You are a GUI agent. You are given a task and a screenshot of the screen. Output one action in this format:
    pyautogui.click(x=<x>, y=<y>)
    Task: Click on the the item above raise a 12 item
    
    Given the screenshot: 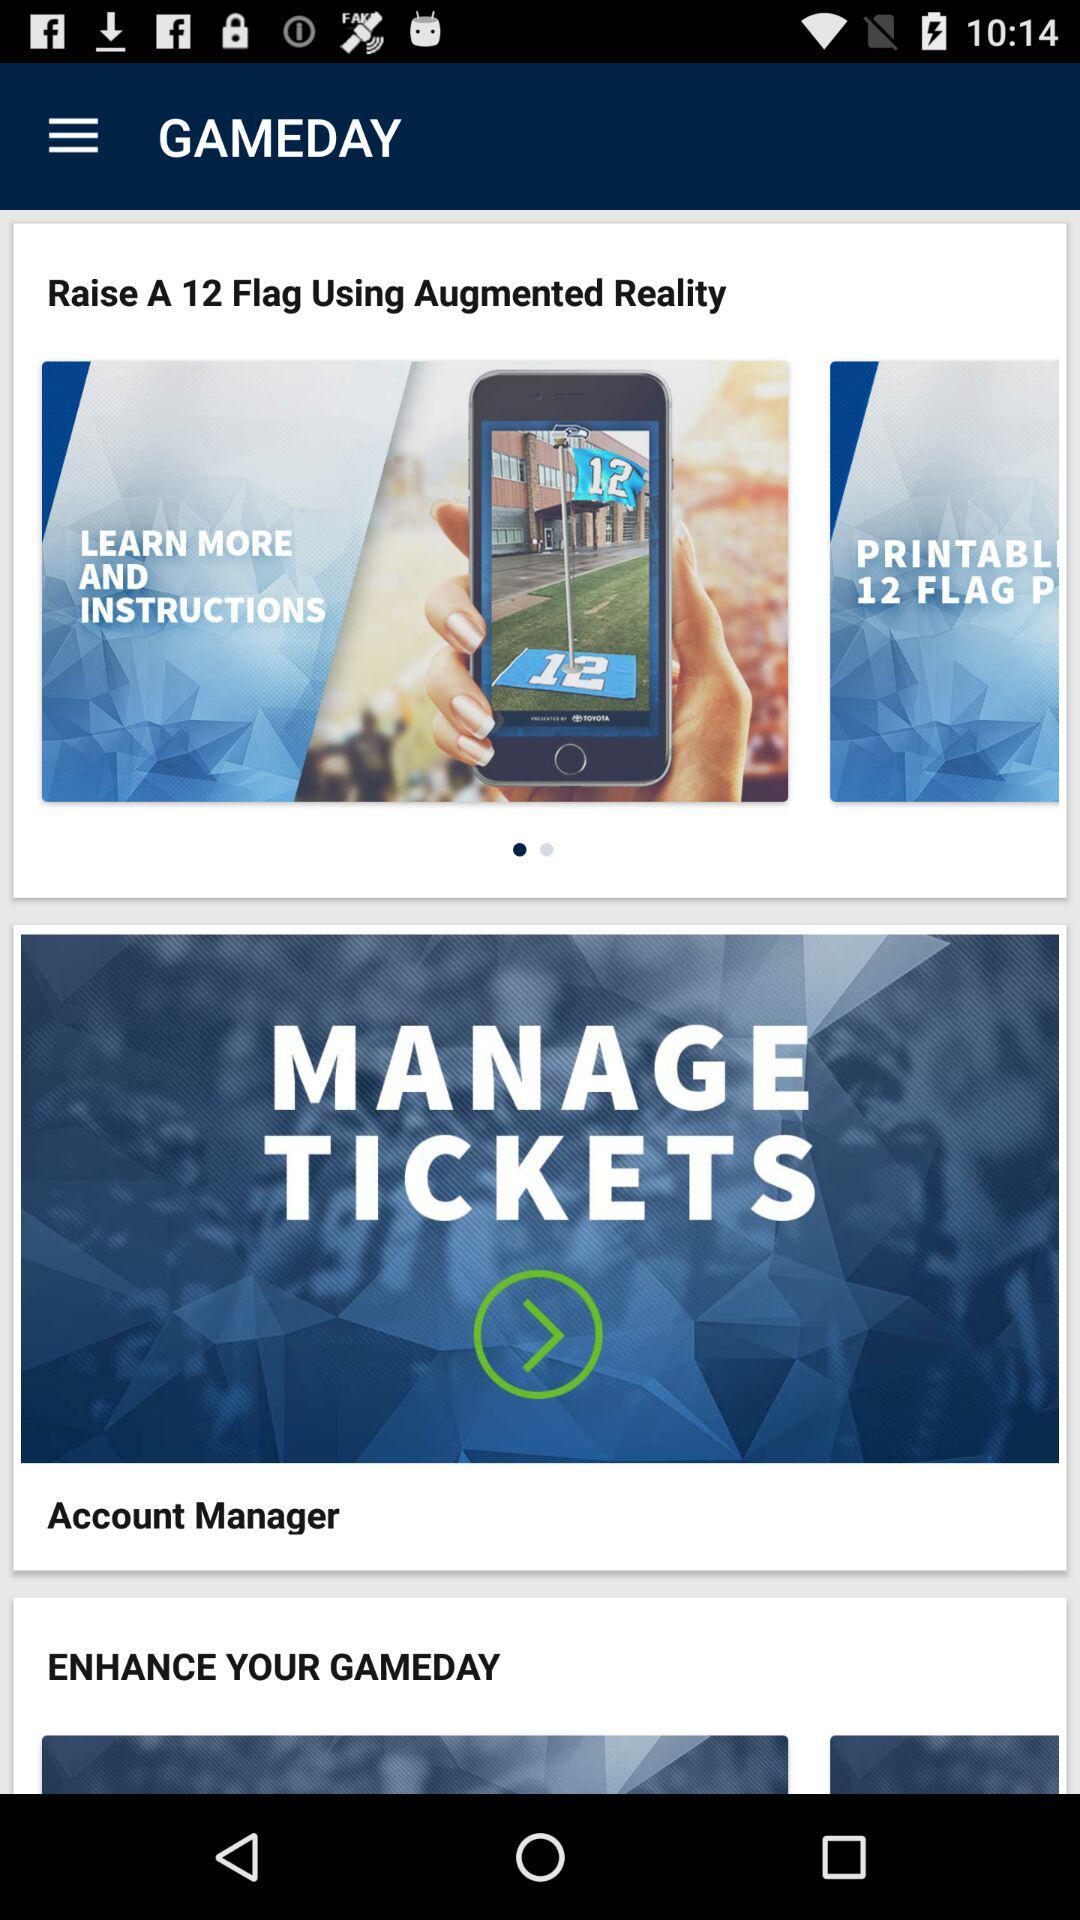 What is the action you would take?
    pyautogui.click(x=72, y=135)
    